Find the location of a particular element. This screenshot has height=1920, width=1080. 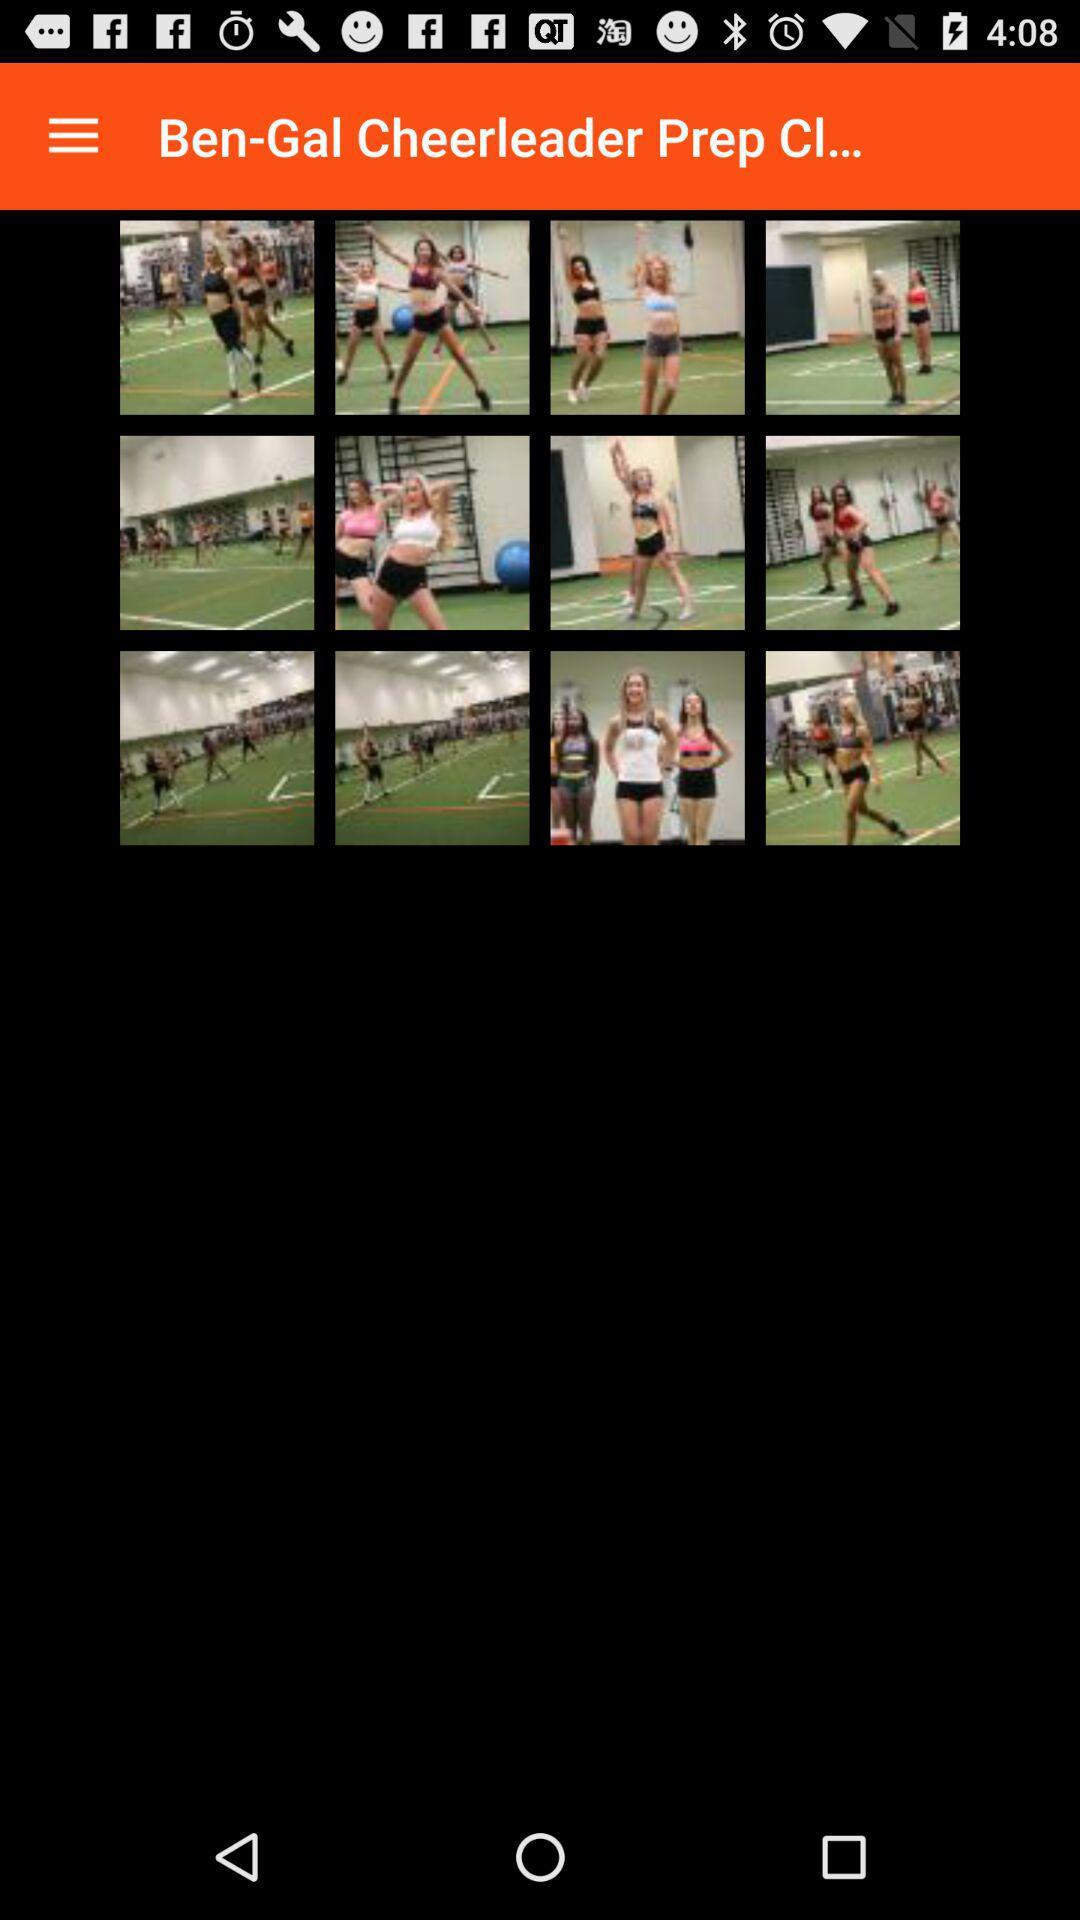

photo is located at coordinates (647, 532).